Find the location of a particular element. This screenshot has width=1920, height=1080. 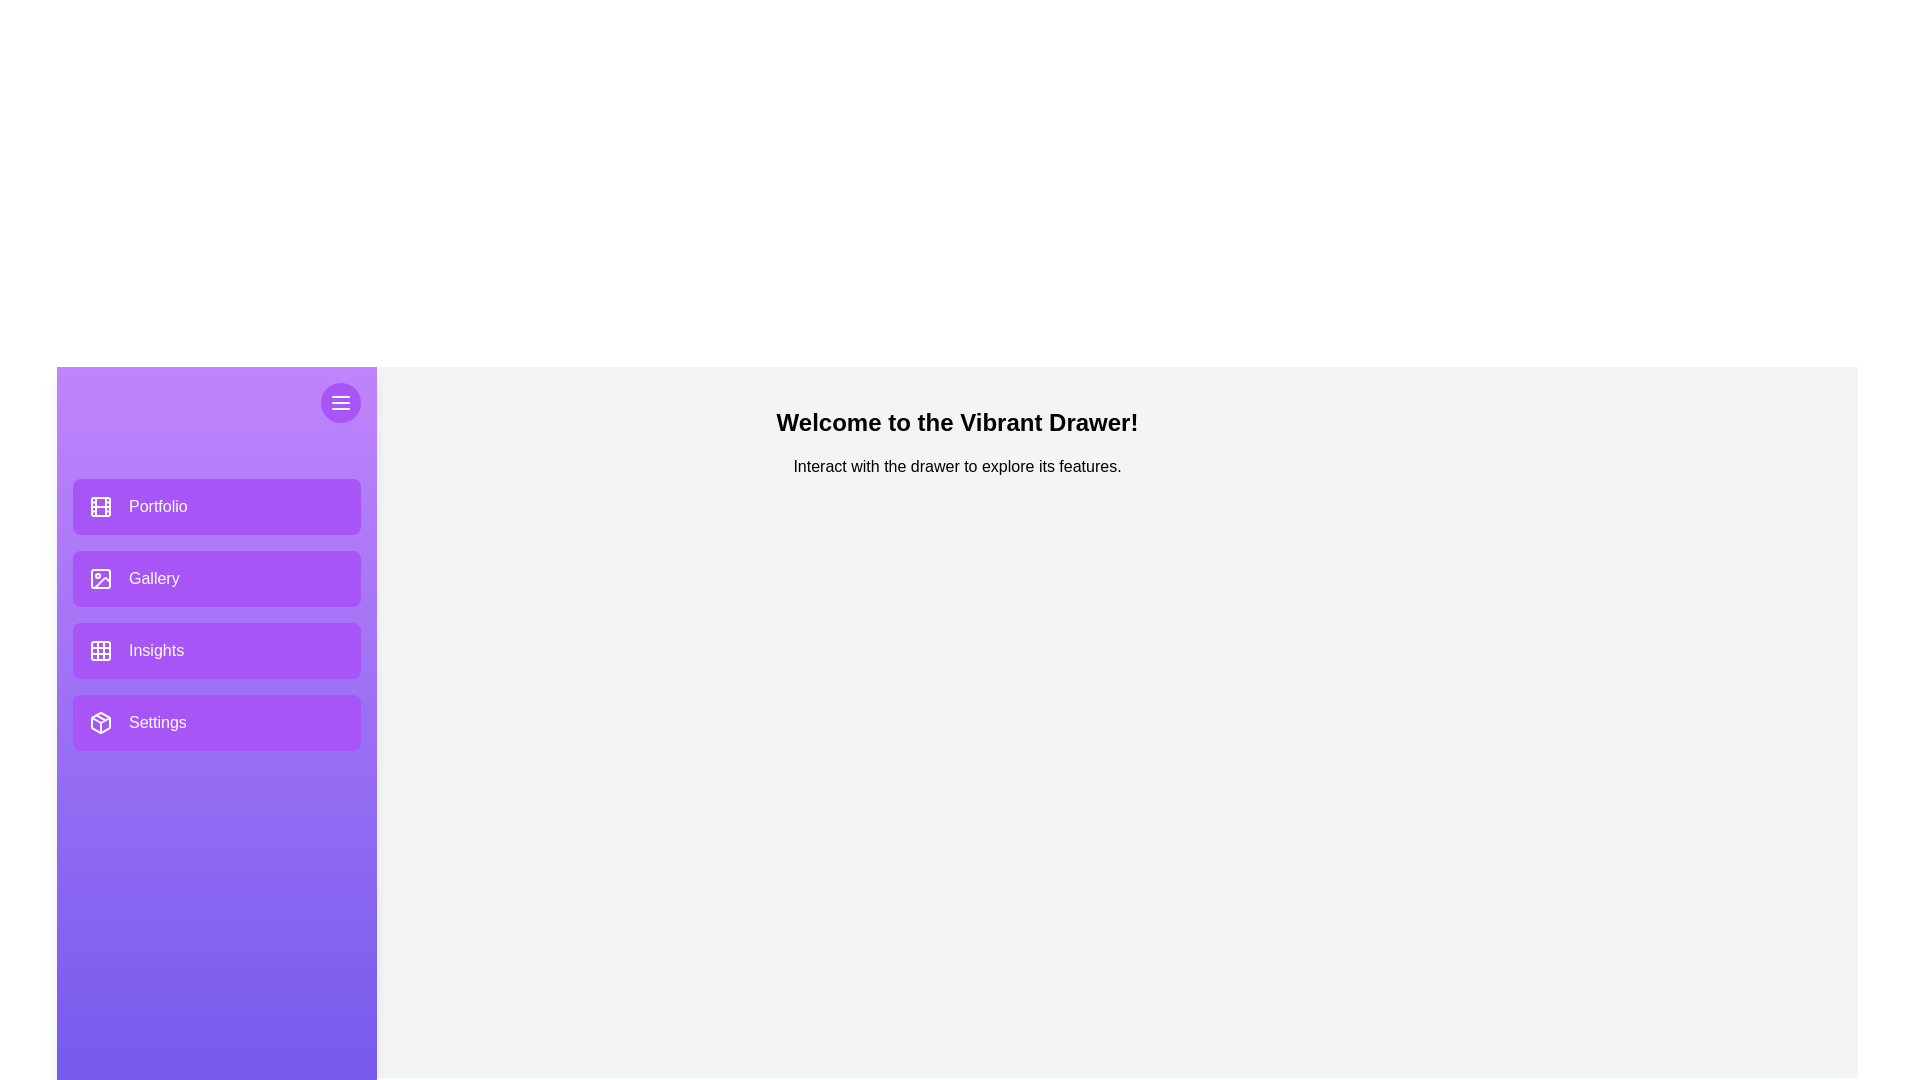

the 'Gallery' button to navigate to its section is located at coordinates (216, 578).